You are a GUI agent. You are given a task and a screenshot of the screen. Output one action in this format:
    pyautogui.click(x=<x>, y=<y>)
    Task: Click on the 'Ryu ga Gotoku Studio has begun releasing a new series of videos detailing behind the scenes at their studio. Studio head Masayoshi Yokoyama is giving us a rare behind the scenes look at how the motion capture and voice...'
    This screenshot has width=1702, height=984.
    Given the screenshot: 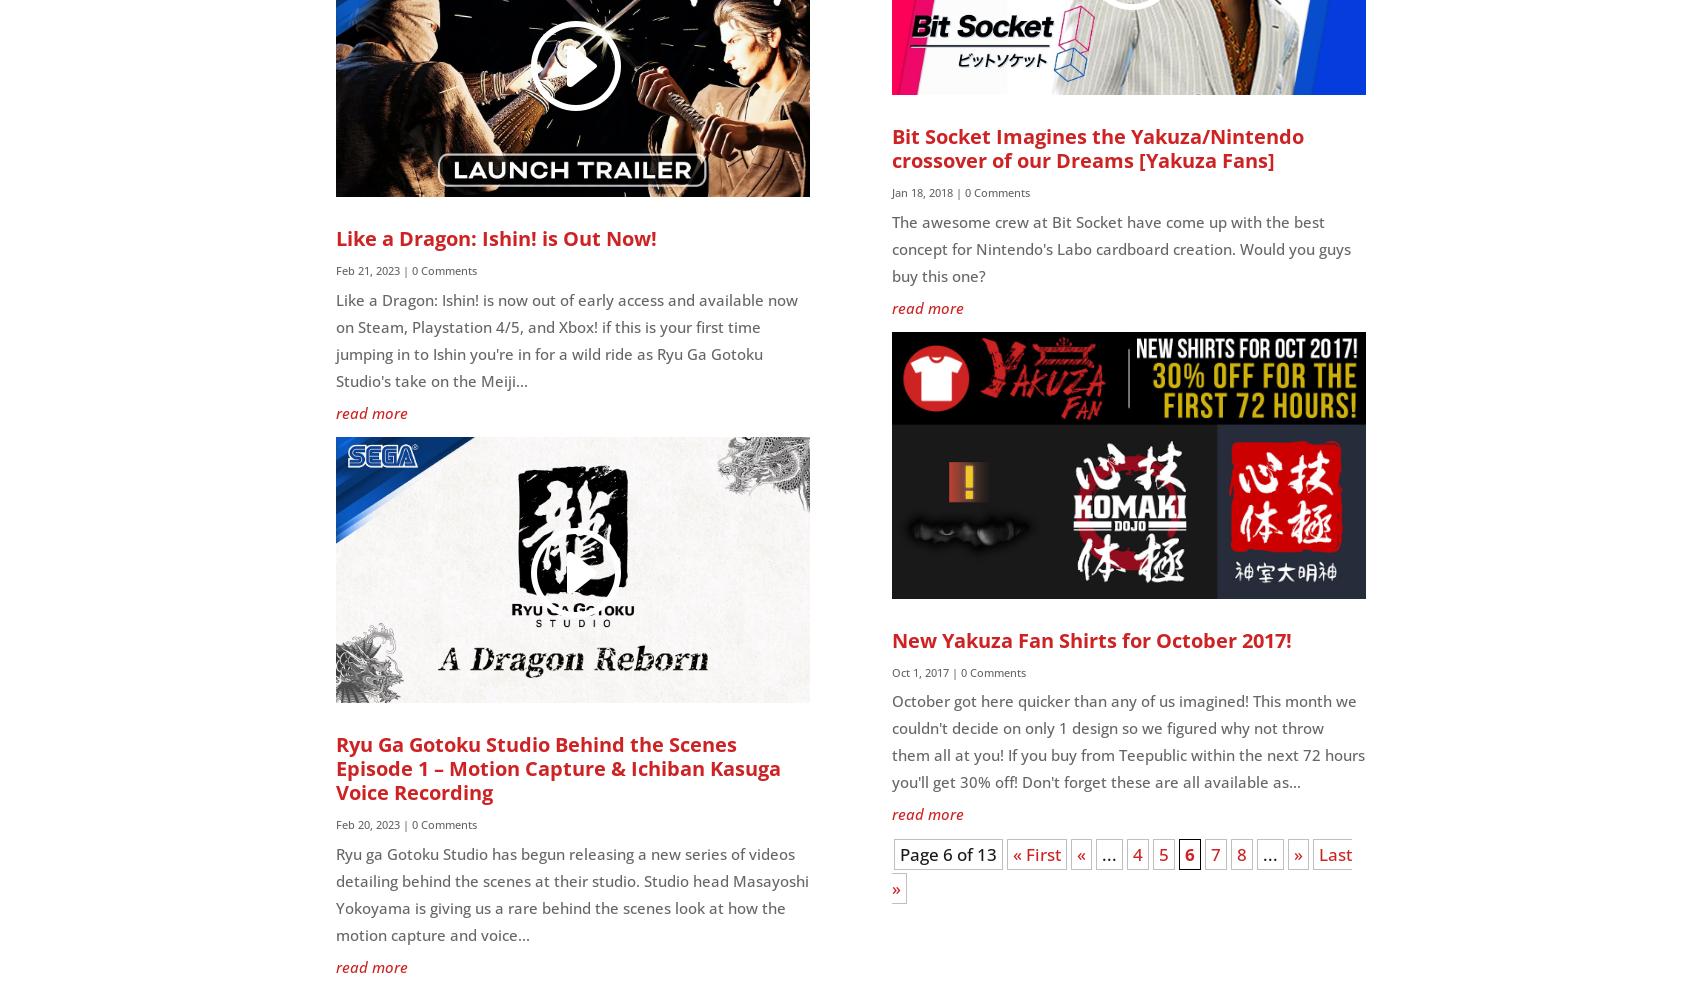 What is the action you would take?
    pyautogui.click(x=572, y=894)
    